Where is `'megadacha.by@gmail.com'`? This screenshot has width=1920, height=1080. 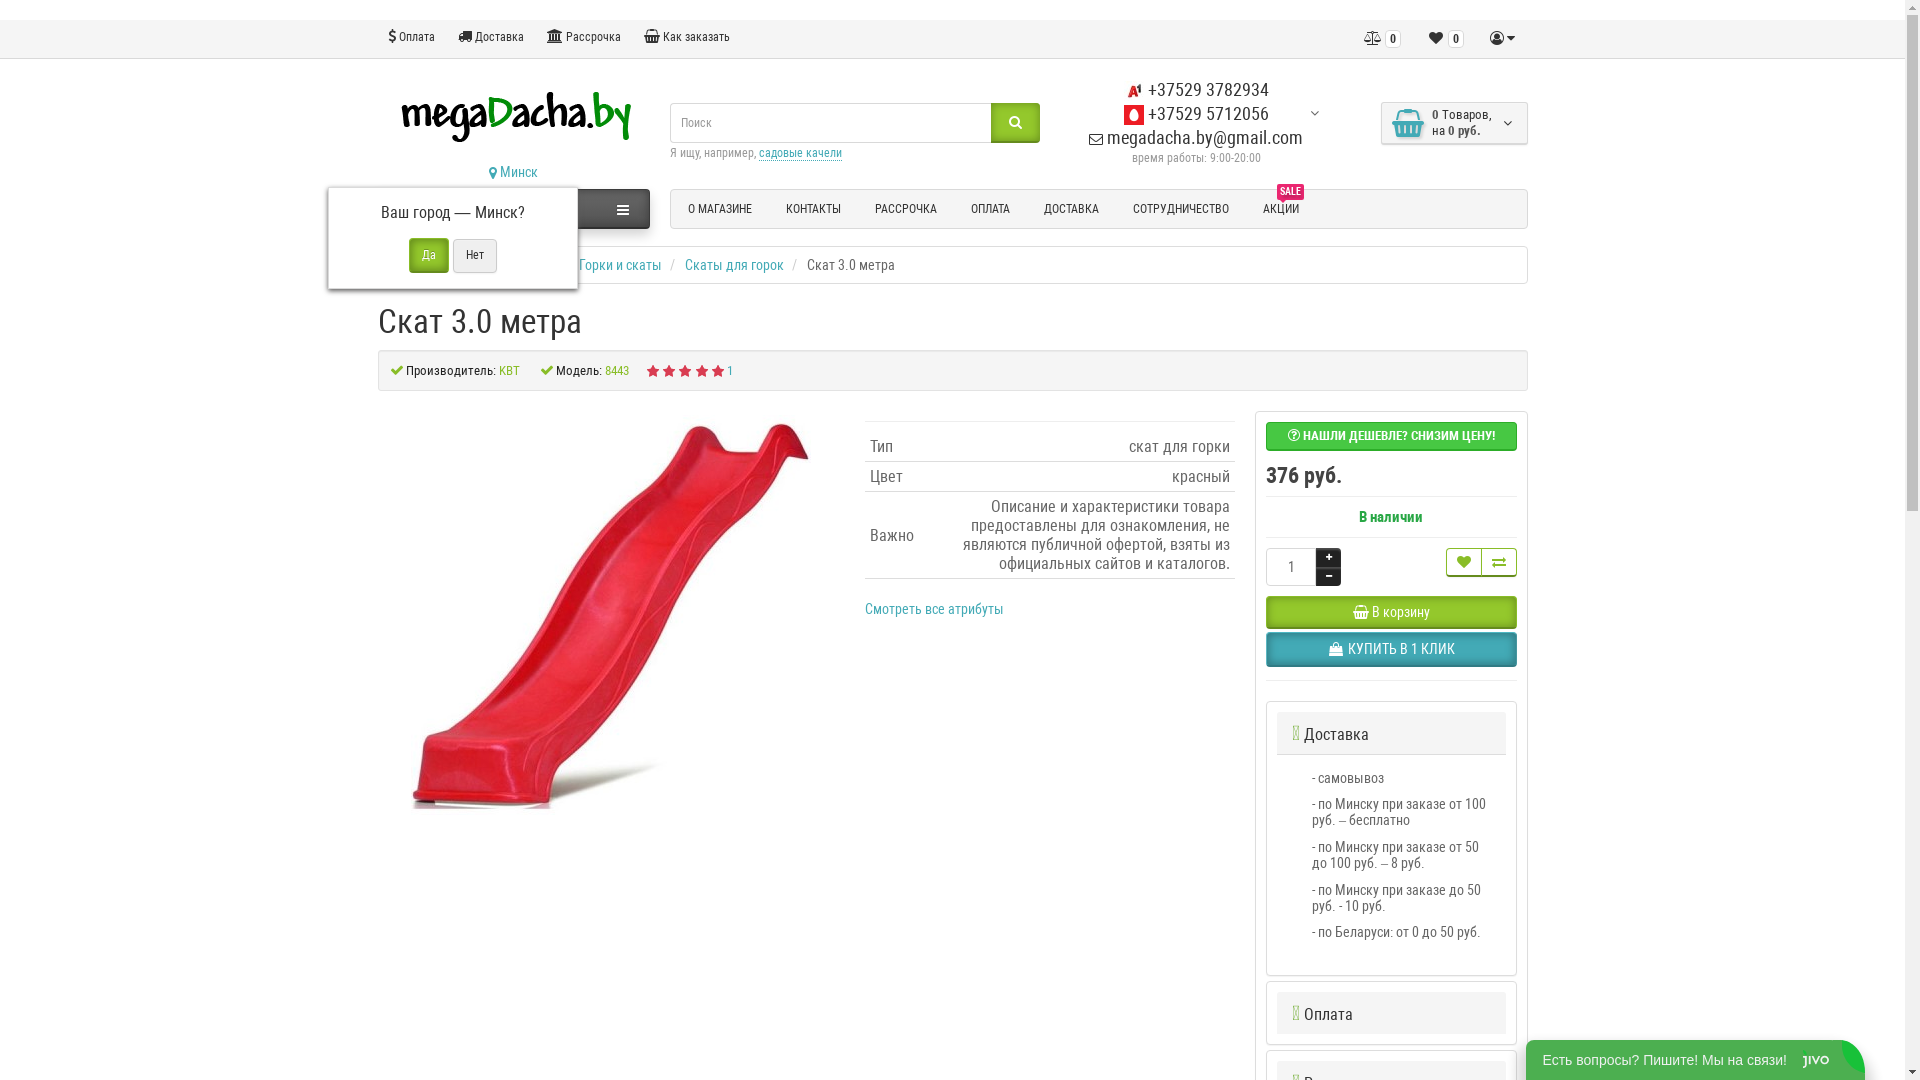
'megadacha.by@gmail.com' is located at coordinates (1195, 136).